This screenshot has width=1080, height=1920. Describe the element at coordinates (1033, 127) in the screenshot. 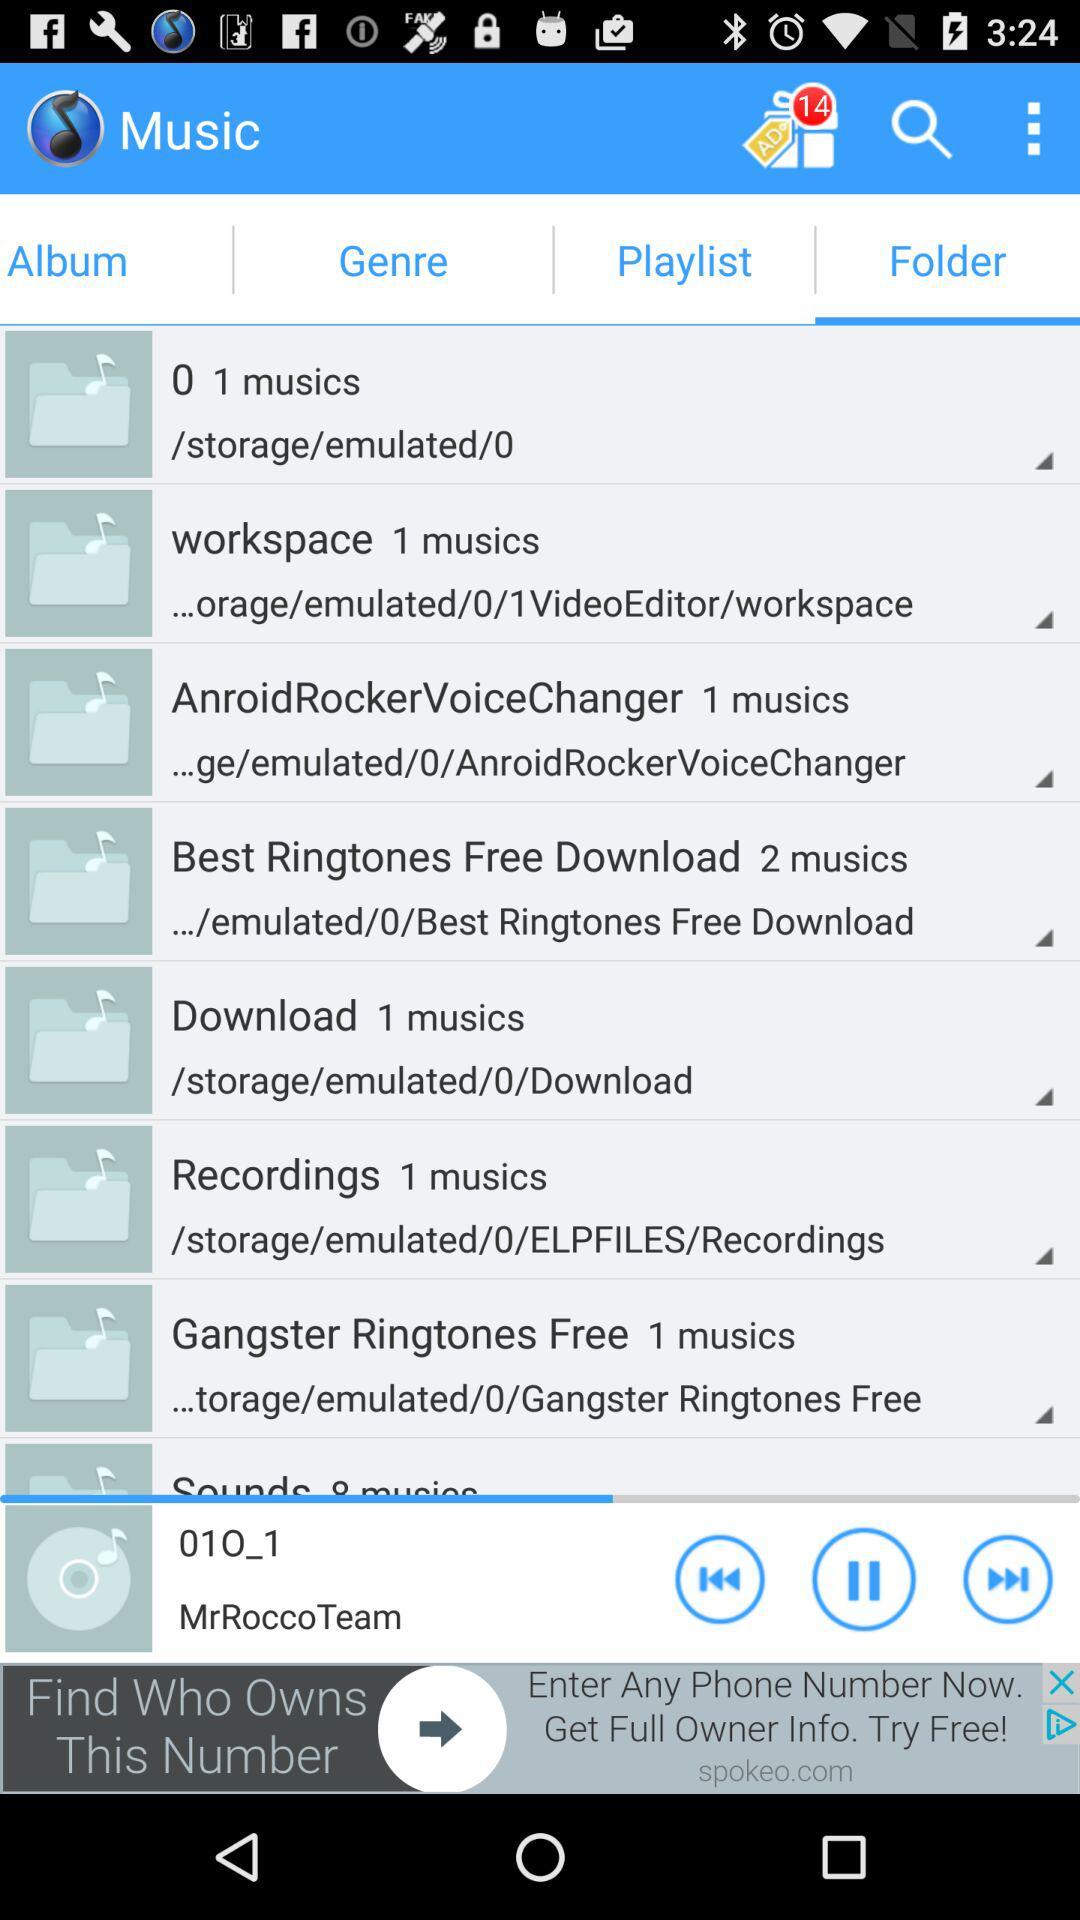

I see `go ton meanu` at that location.